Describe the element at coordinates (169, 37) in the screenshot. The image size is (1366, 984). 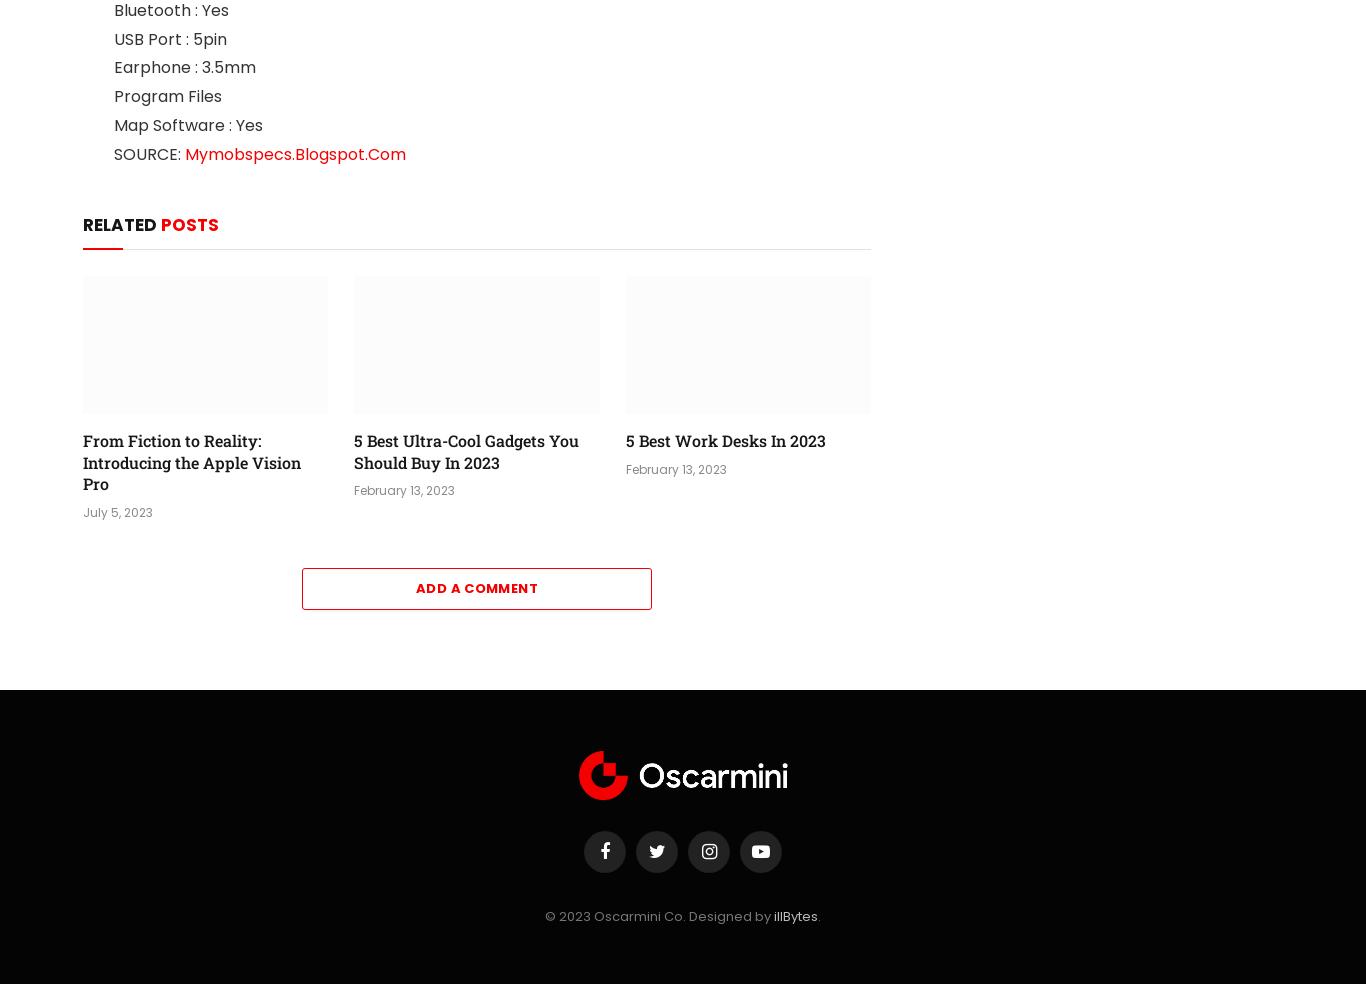
I see `'USB Port : 5pin'` at that location.